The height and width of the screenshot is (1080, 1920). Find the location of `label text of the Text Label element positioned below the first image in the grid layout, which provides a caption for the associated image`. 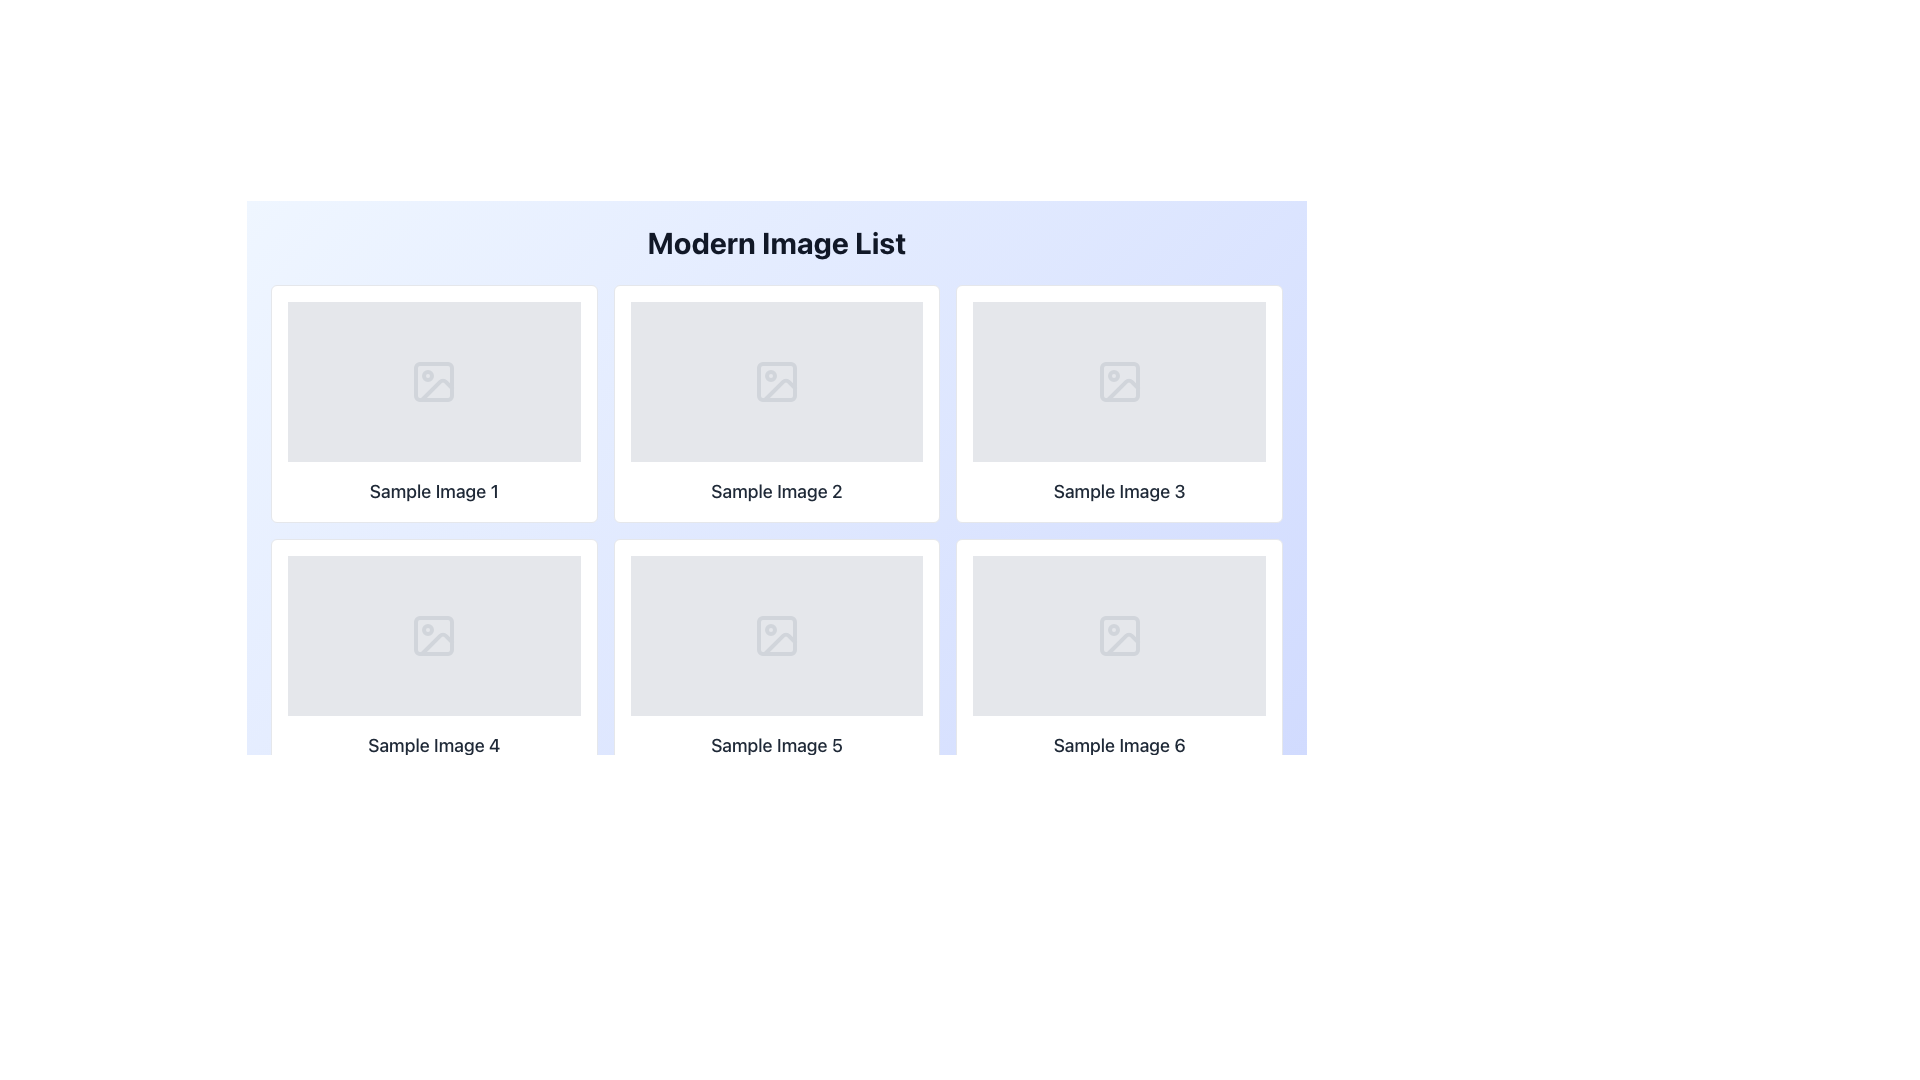

label text of the Text Label element positioned below the first image in the grid layout, which provides a caption for the associated image is located at coordinates (433, 492).